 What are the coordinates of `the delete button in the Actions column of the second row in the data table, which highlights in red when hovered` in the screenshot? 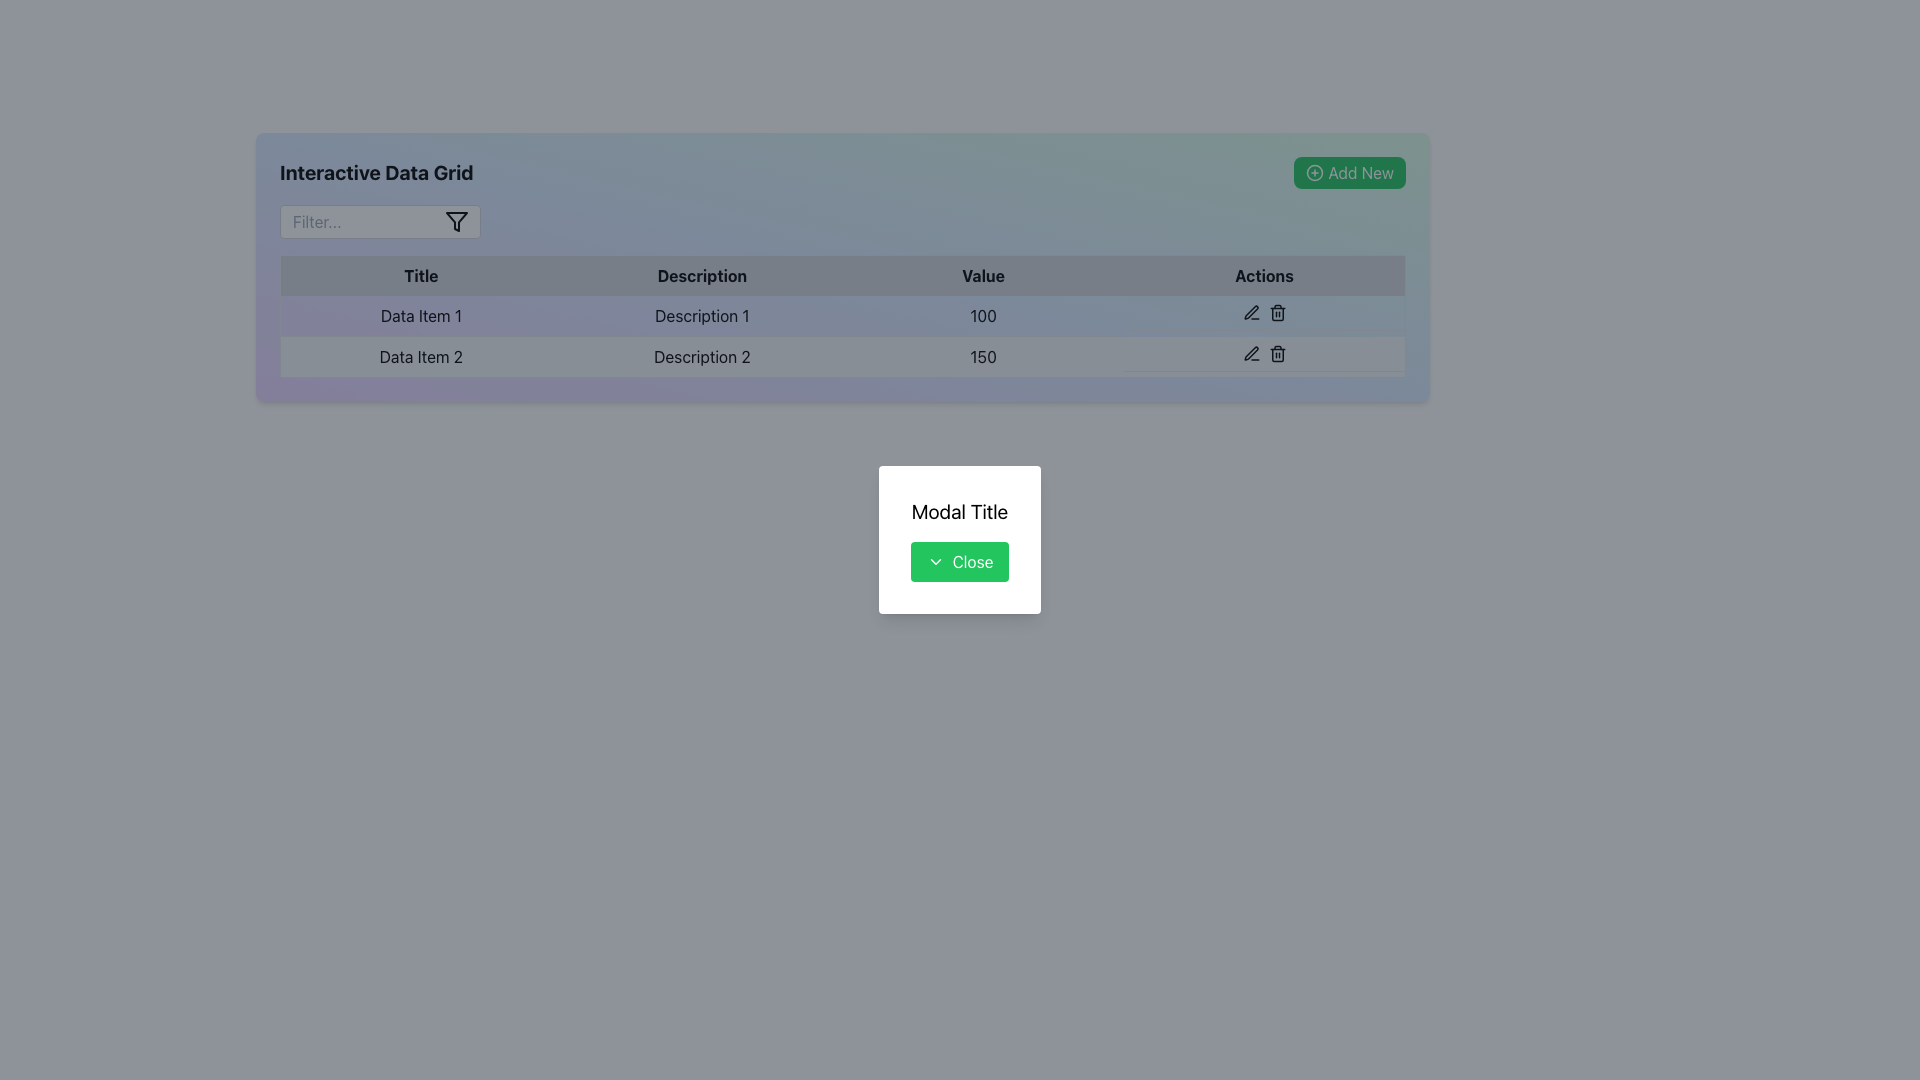 It's located at (1276, 352).